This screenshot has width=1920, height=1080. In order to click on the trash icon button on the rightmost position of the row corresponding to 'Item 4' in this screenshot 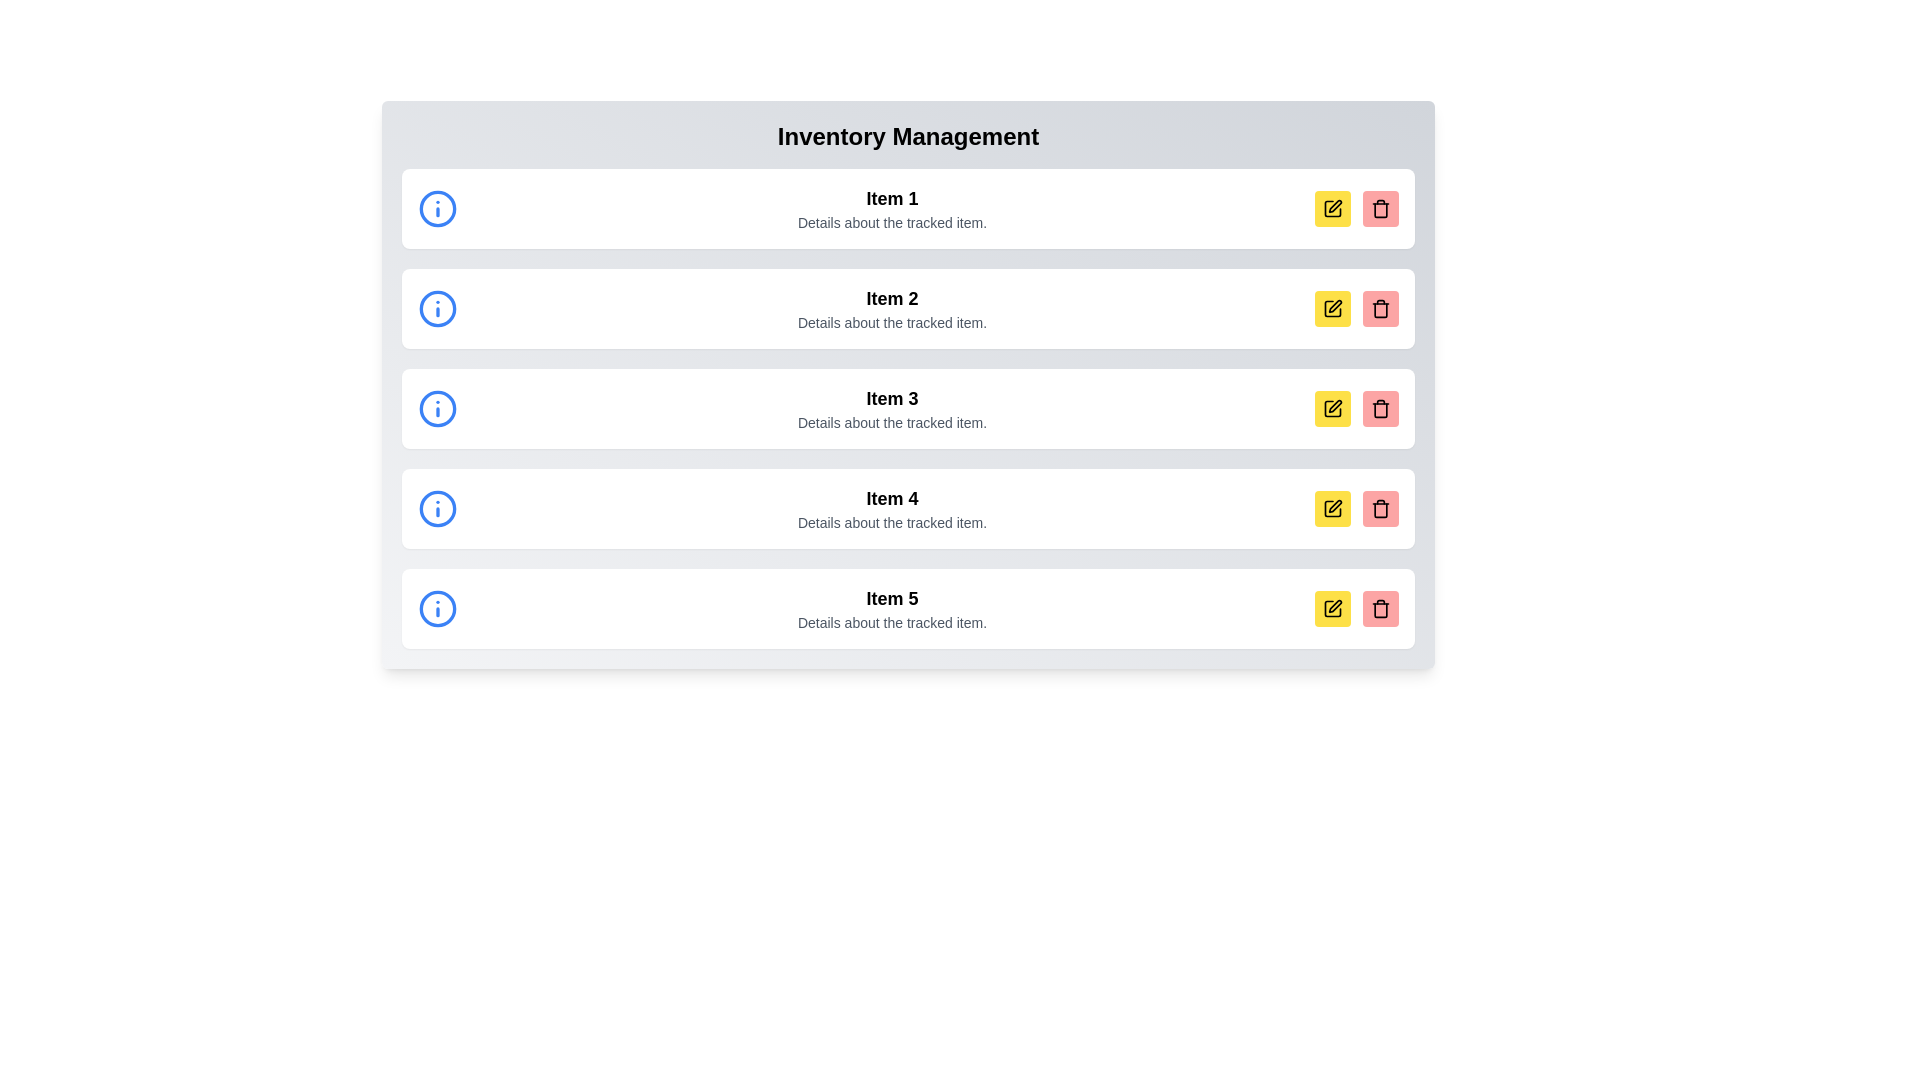, I will do `click(1380, 508)`.